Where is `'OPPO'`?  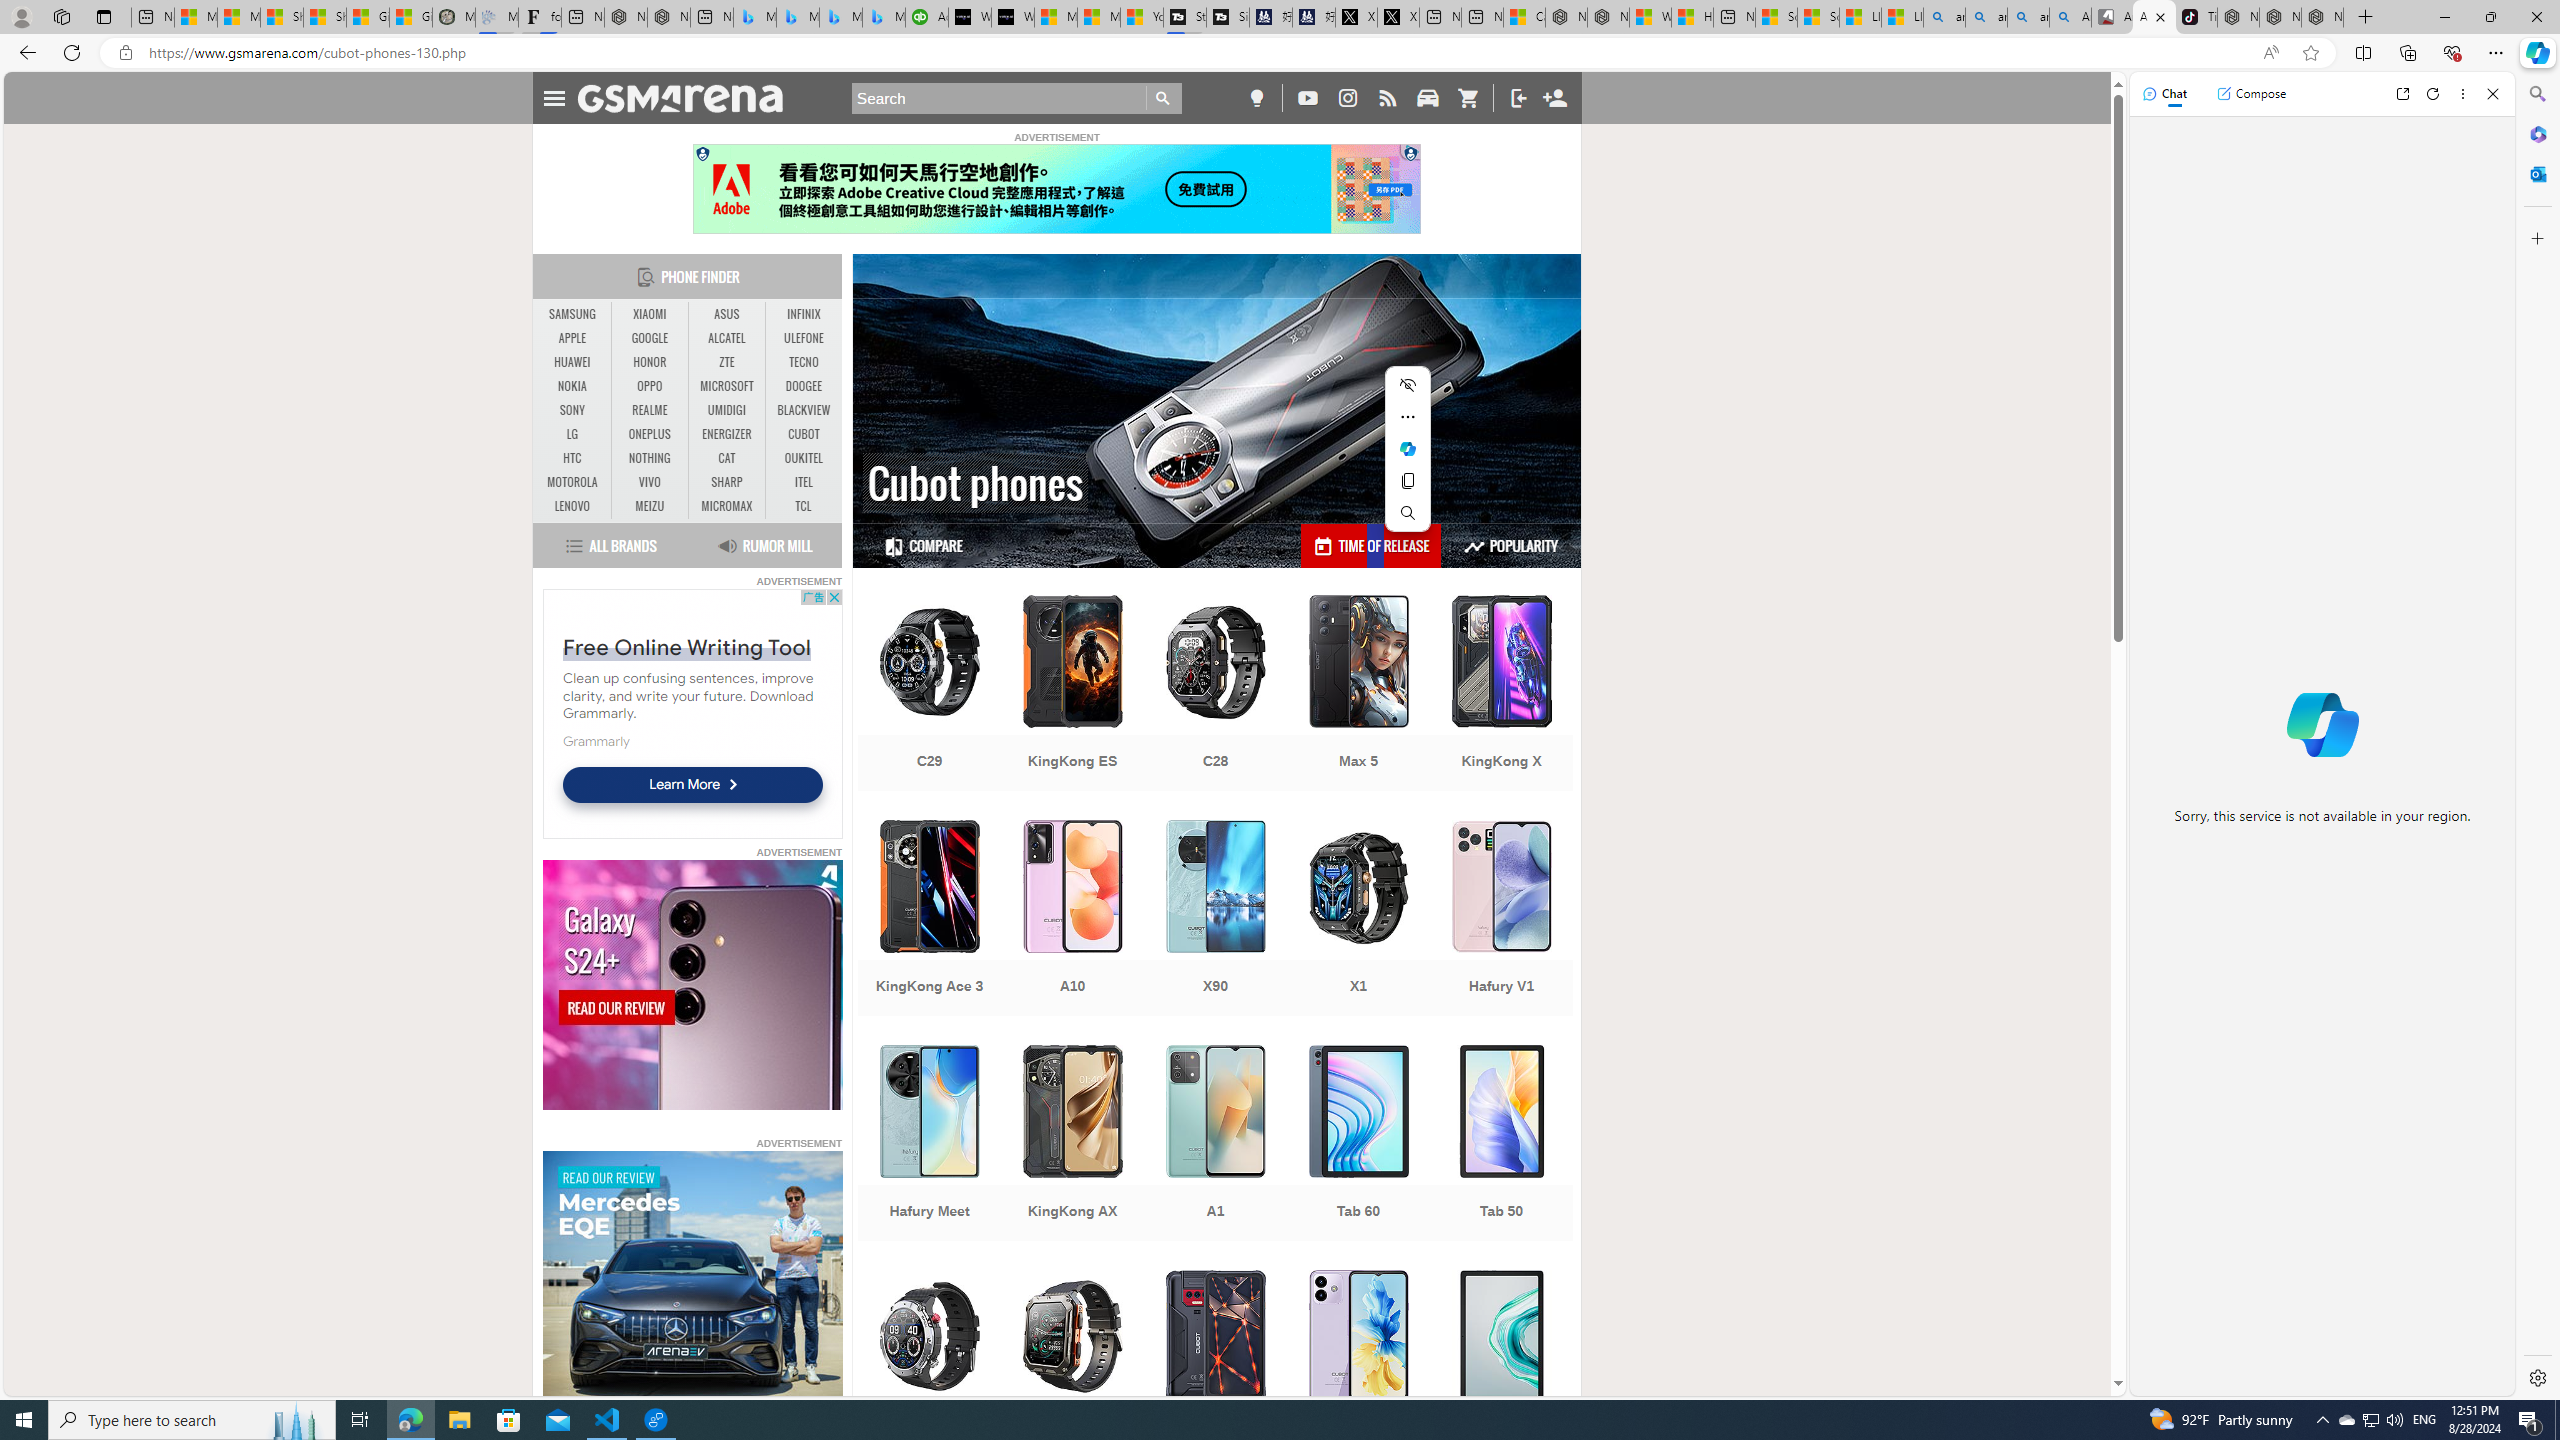
'OPPO' is located at coordinates (649, 386).